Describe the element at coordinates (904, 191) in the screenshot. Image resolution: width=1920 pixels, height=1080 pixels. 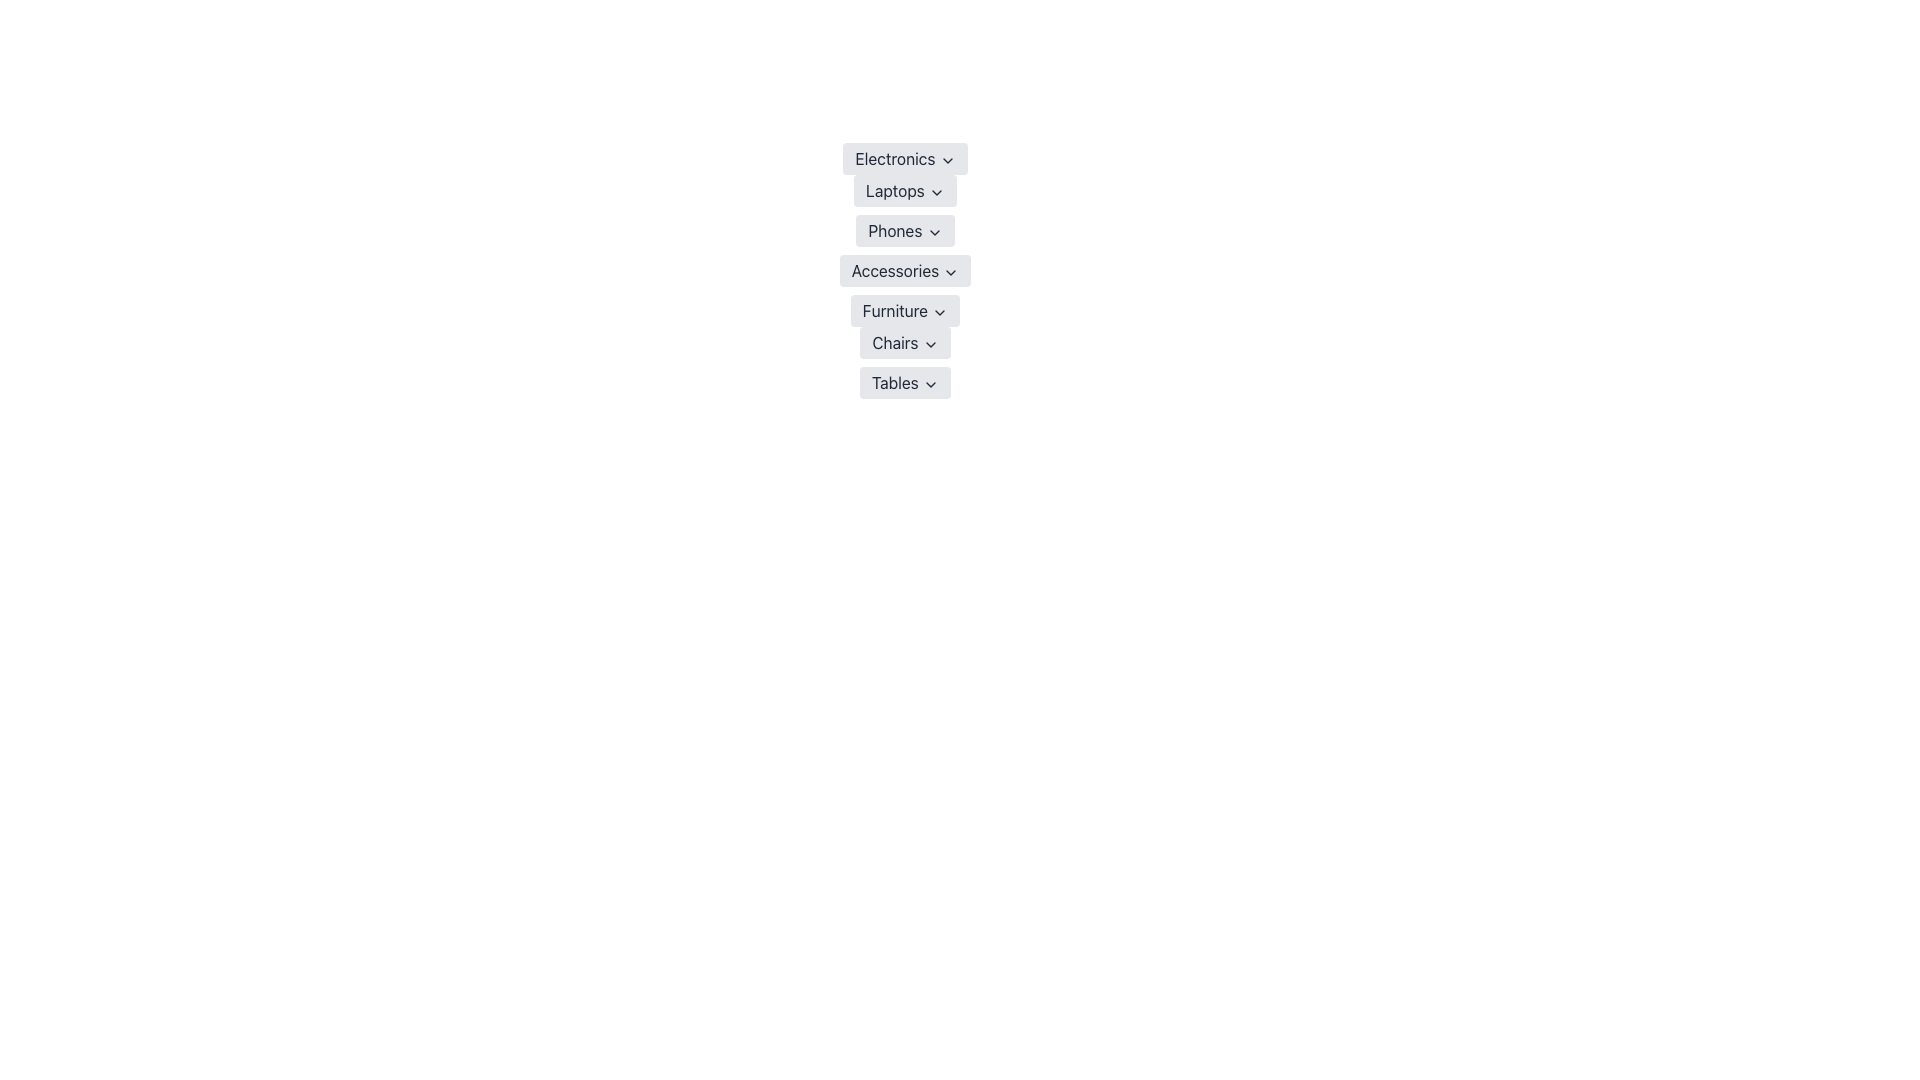
I see `the 'Laptops' dropdown menu` at that location.